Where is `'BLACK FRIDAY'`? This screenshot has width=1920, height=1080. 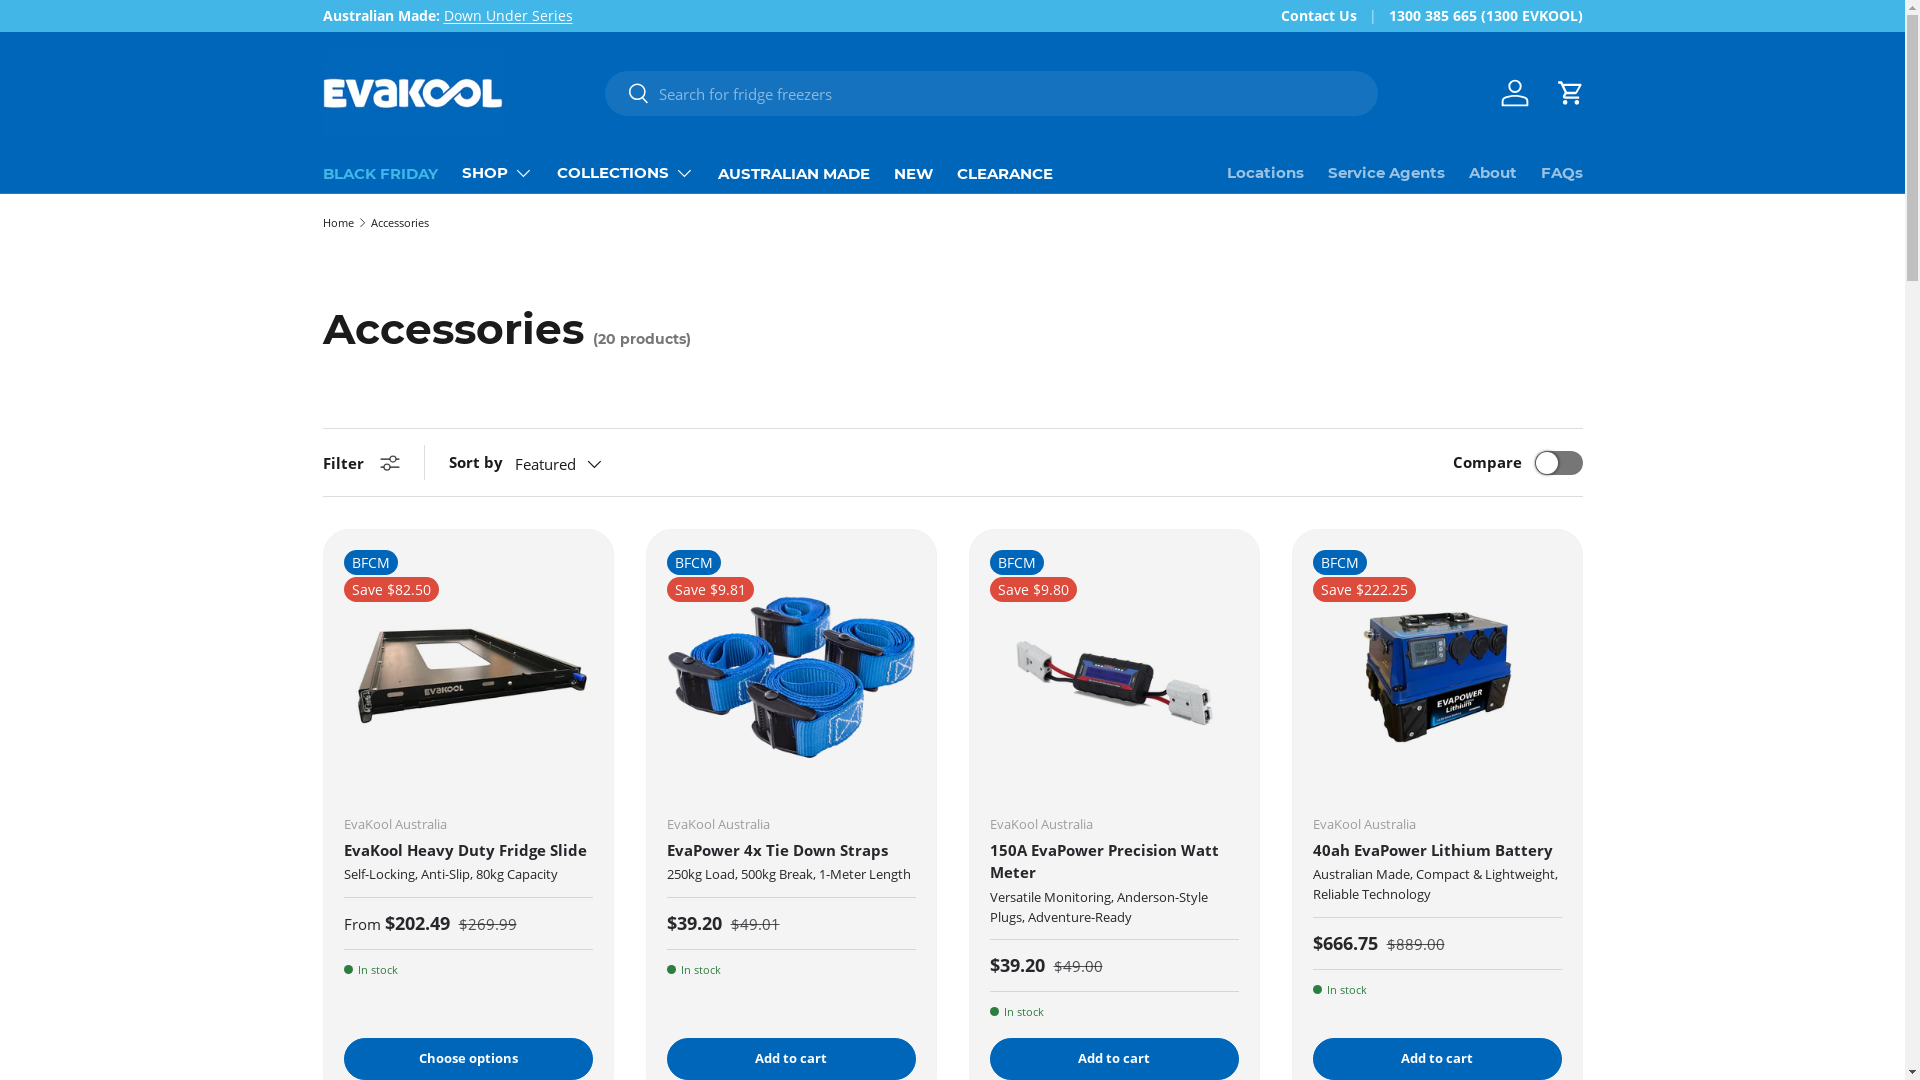 'BLACK FRIDAY' is located at coordinates (379, 172).